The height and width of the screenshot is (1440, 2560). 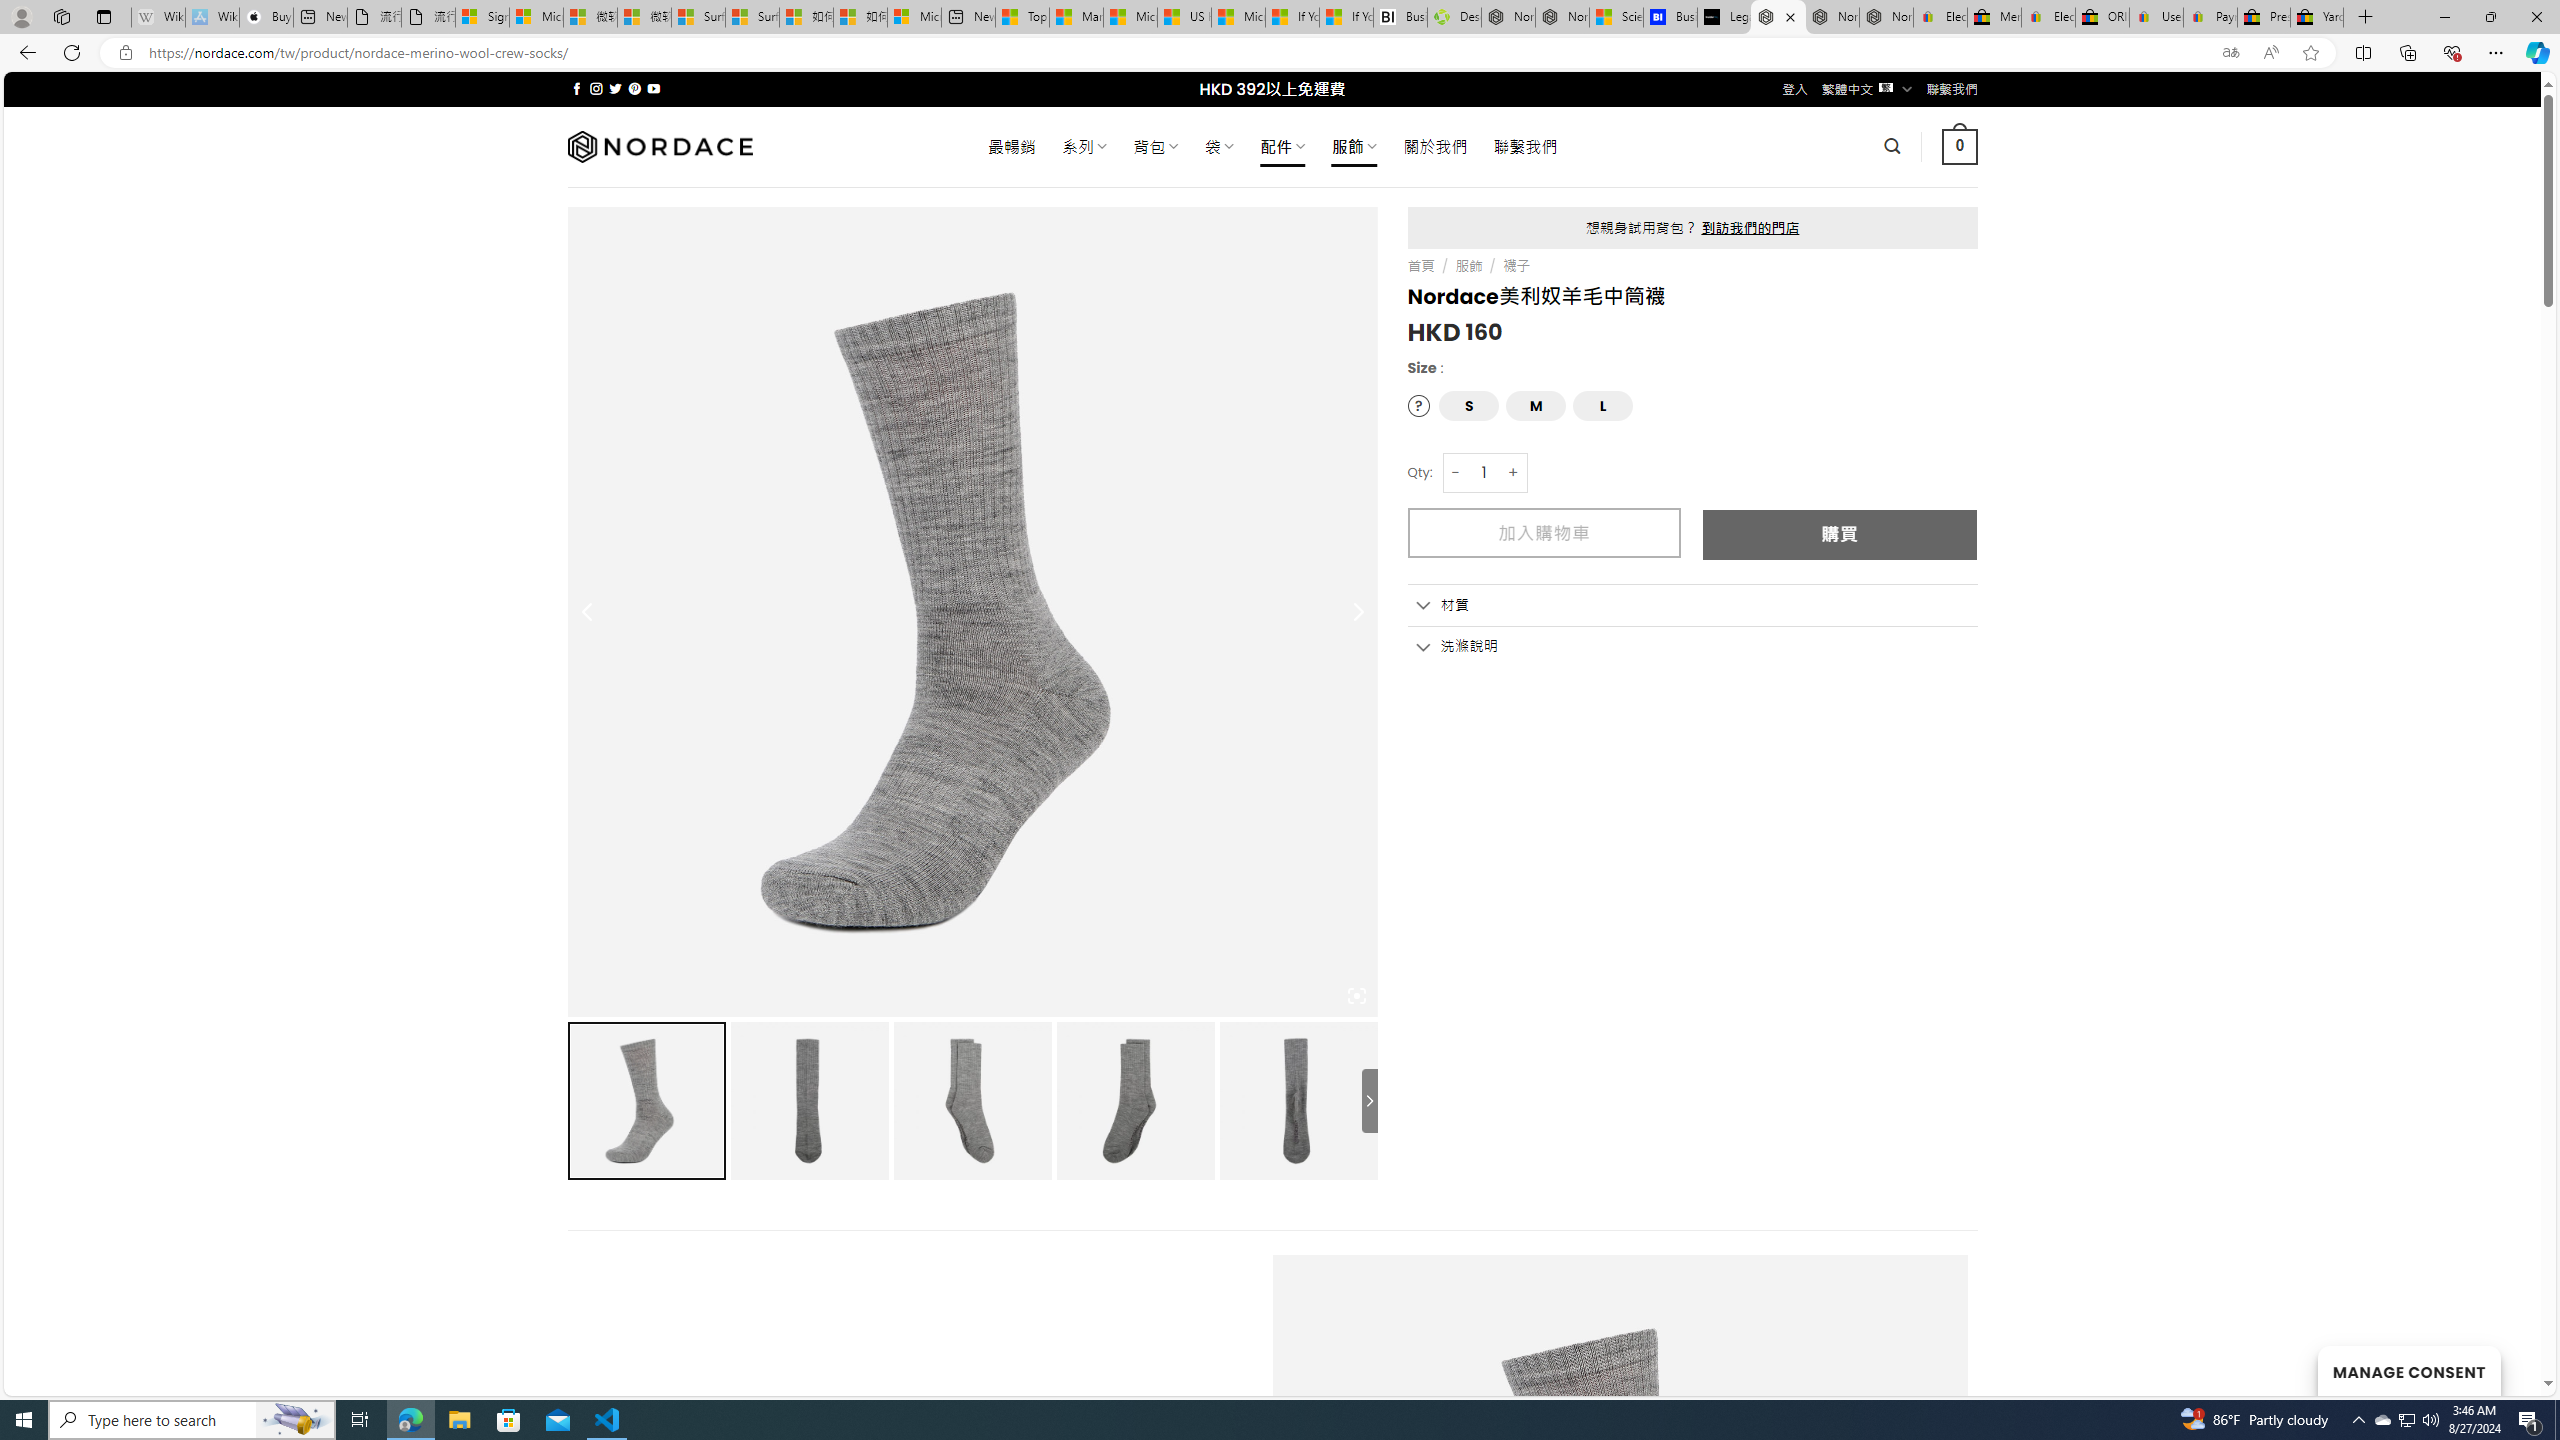 I want to click on 'Press Room - eBay Inc.', so click(x=2263, y=16).